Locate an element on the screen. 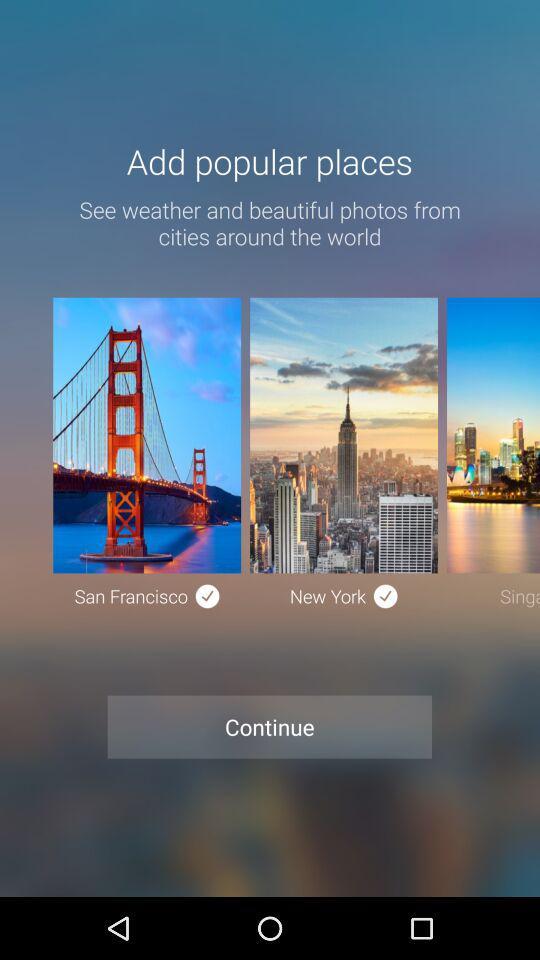  image above text new york is located at coordinates (342, 435).